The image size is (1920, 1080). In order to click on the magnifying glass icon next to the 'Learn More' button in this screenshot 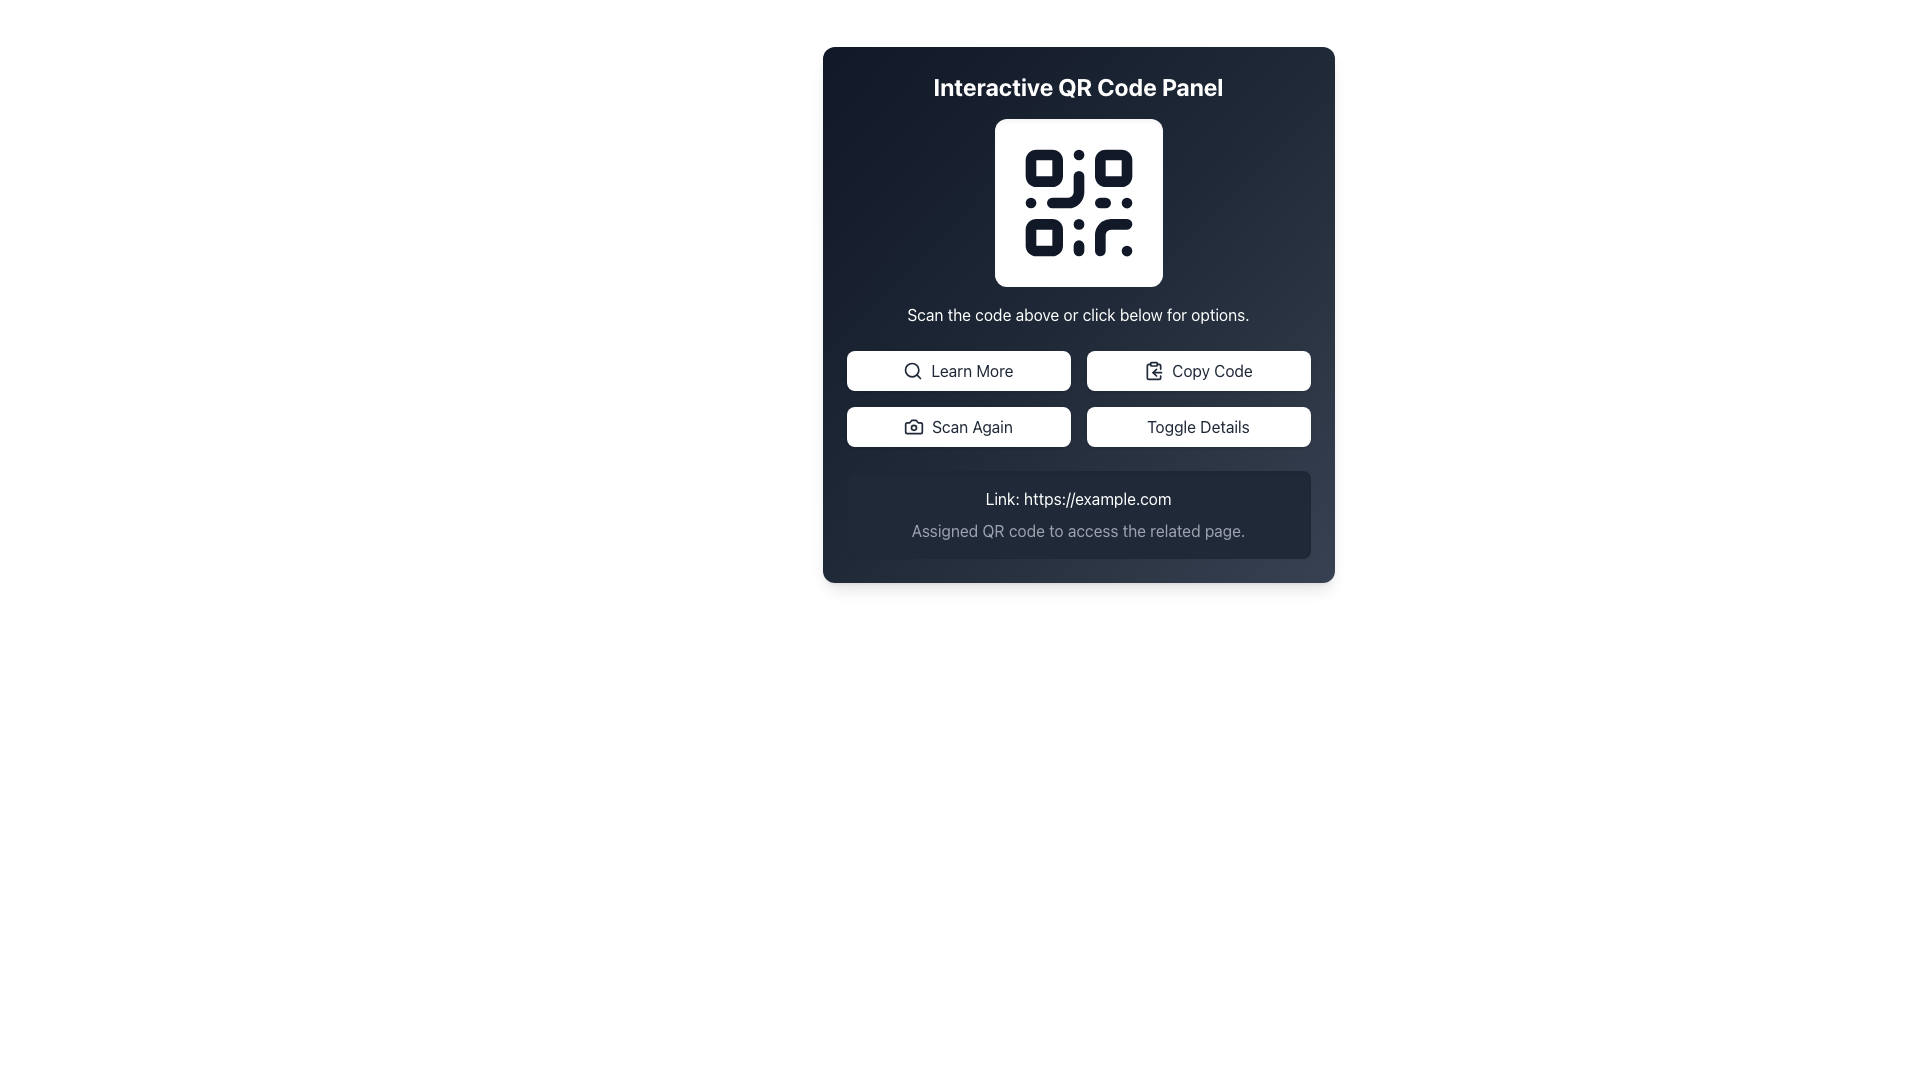, I will do `click(912, 370)`.